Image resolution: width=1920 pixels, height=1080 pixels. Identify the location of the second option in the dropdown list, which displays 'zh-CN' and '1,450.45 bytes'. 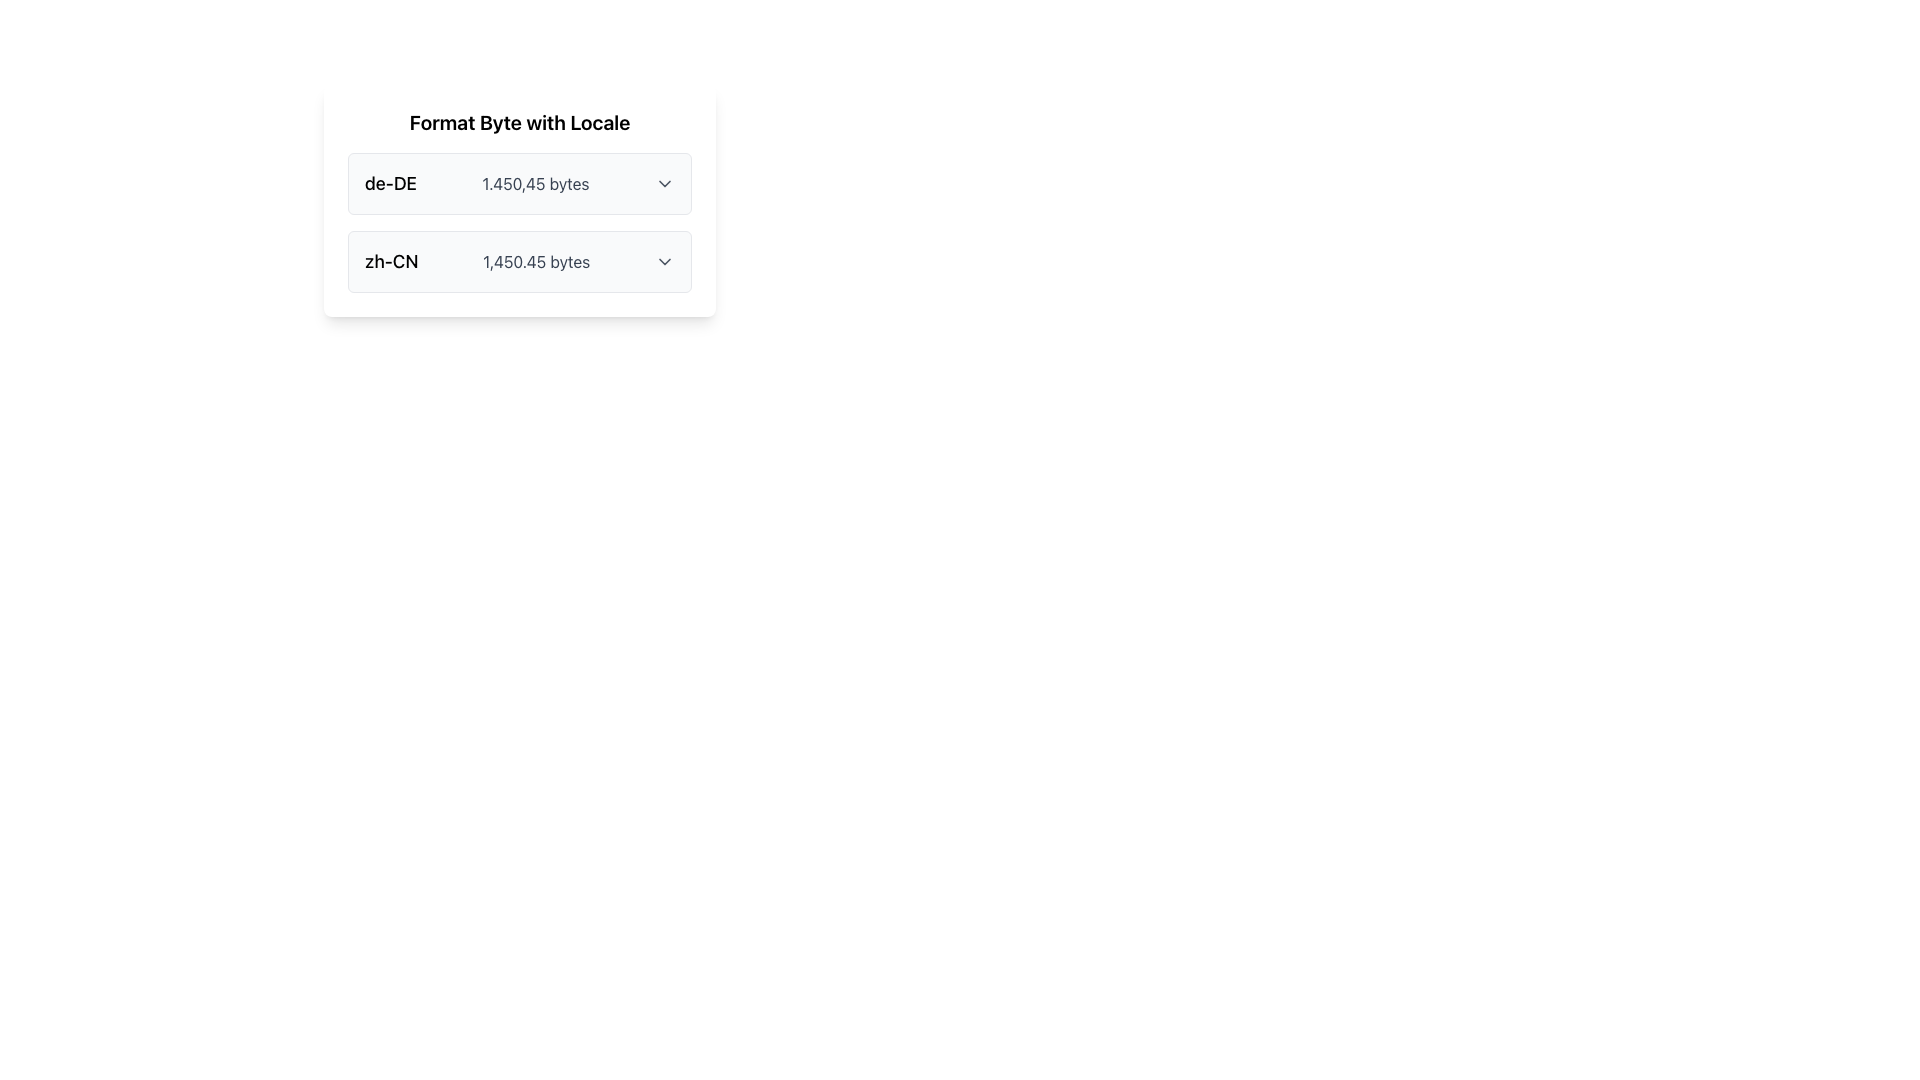
(519, 261).